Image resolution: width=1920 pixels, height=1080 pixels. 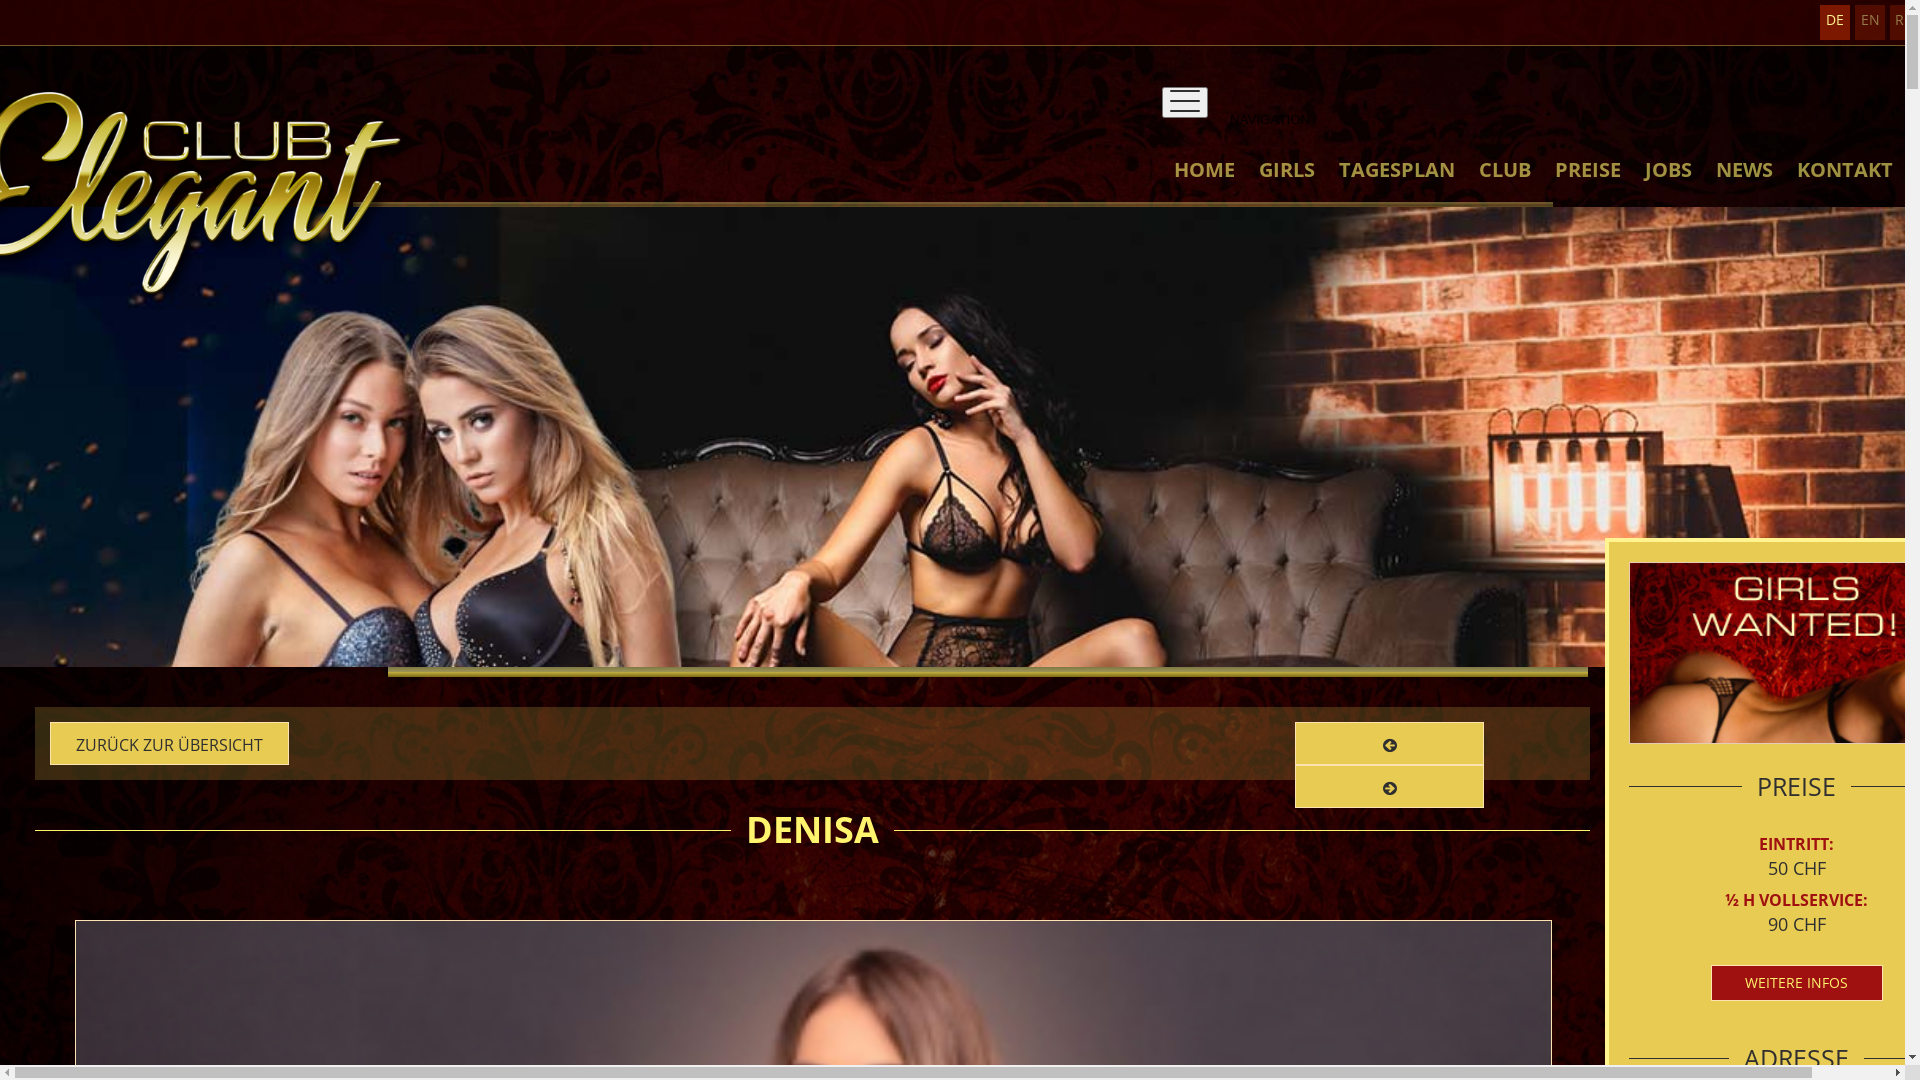 What do you see at coordinates (1834, 22) in the screenshot?
I see `'DE'` at bounding box center [1834, 22].